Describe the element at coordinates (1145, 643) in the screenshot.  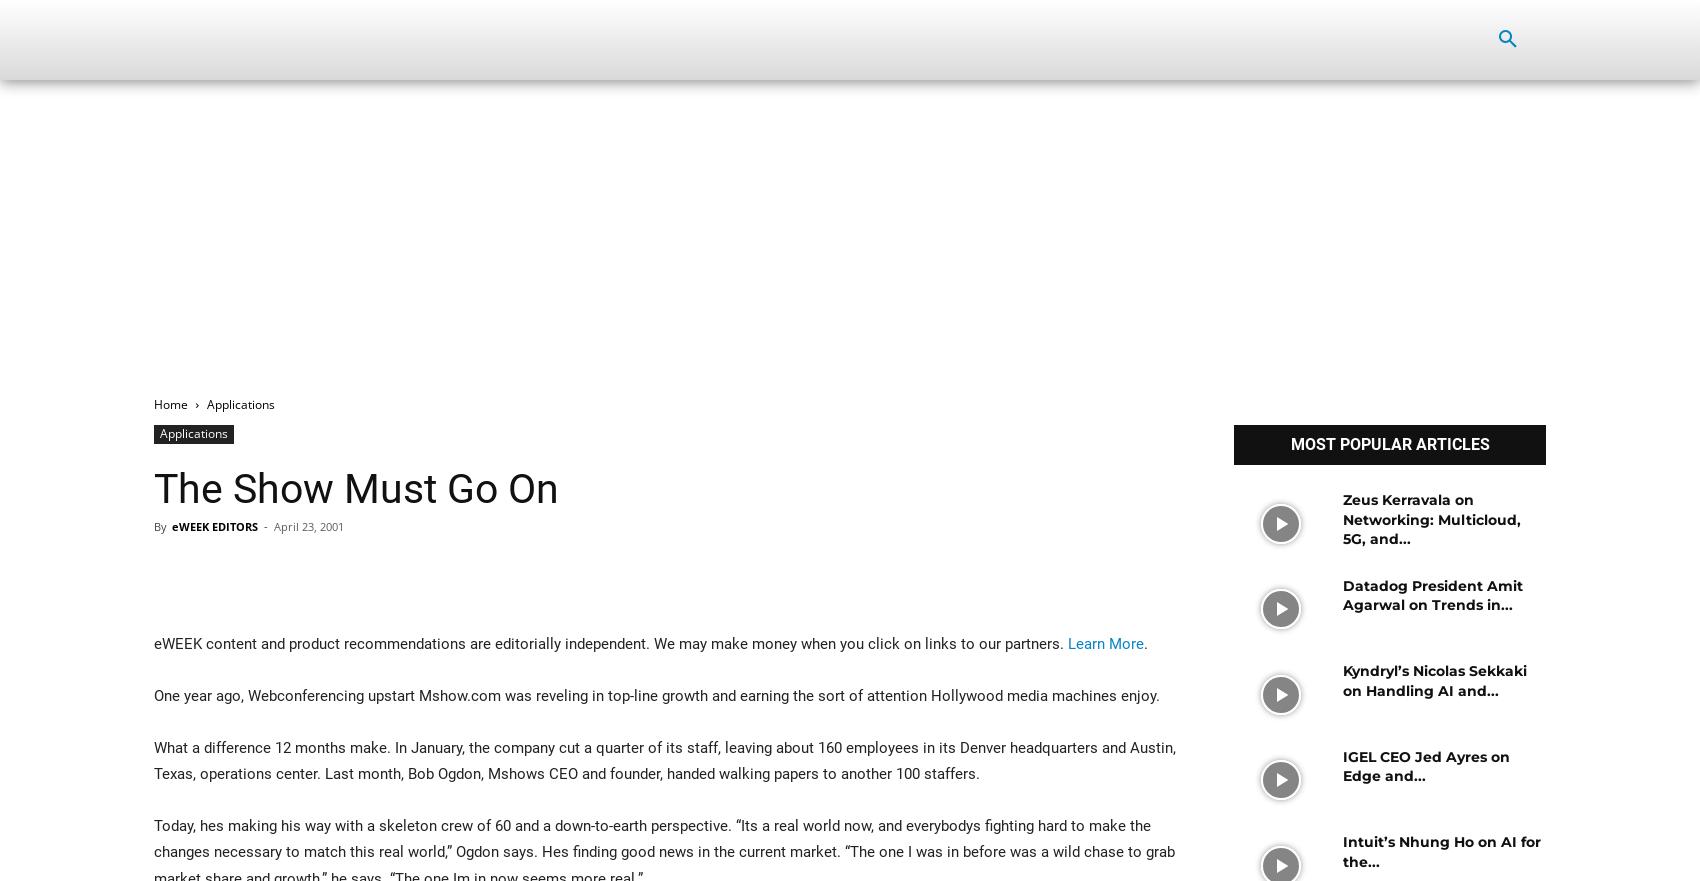
I see `'.'` at that location.